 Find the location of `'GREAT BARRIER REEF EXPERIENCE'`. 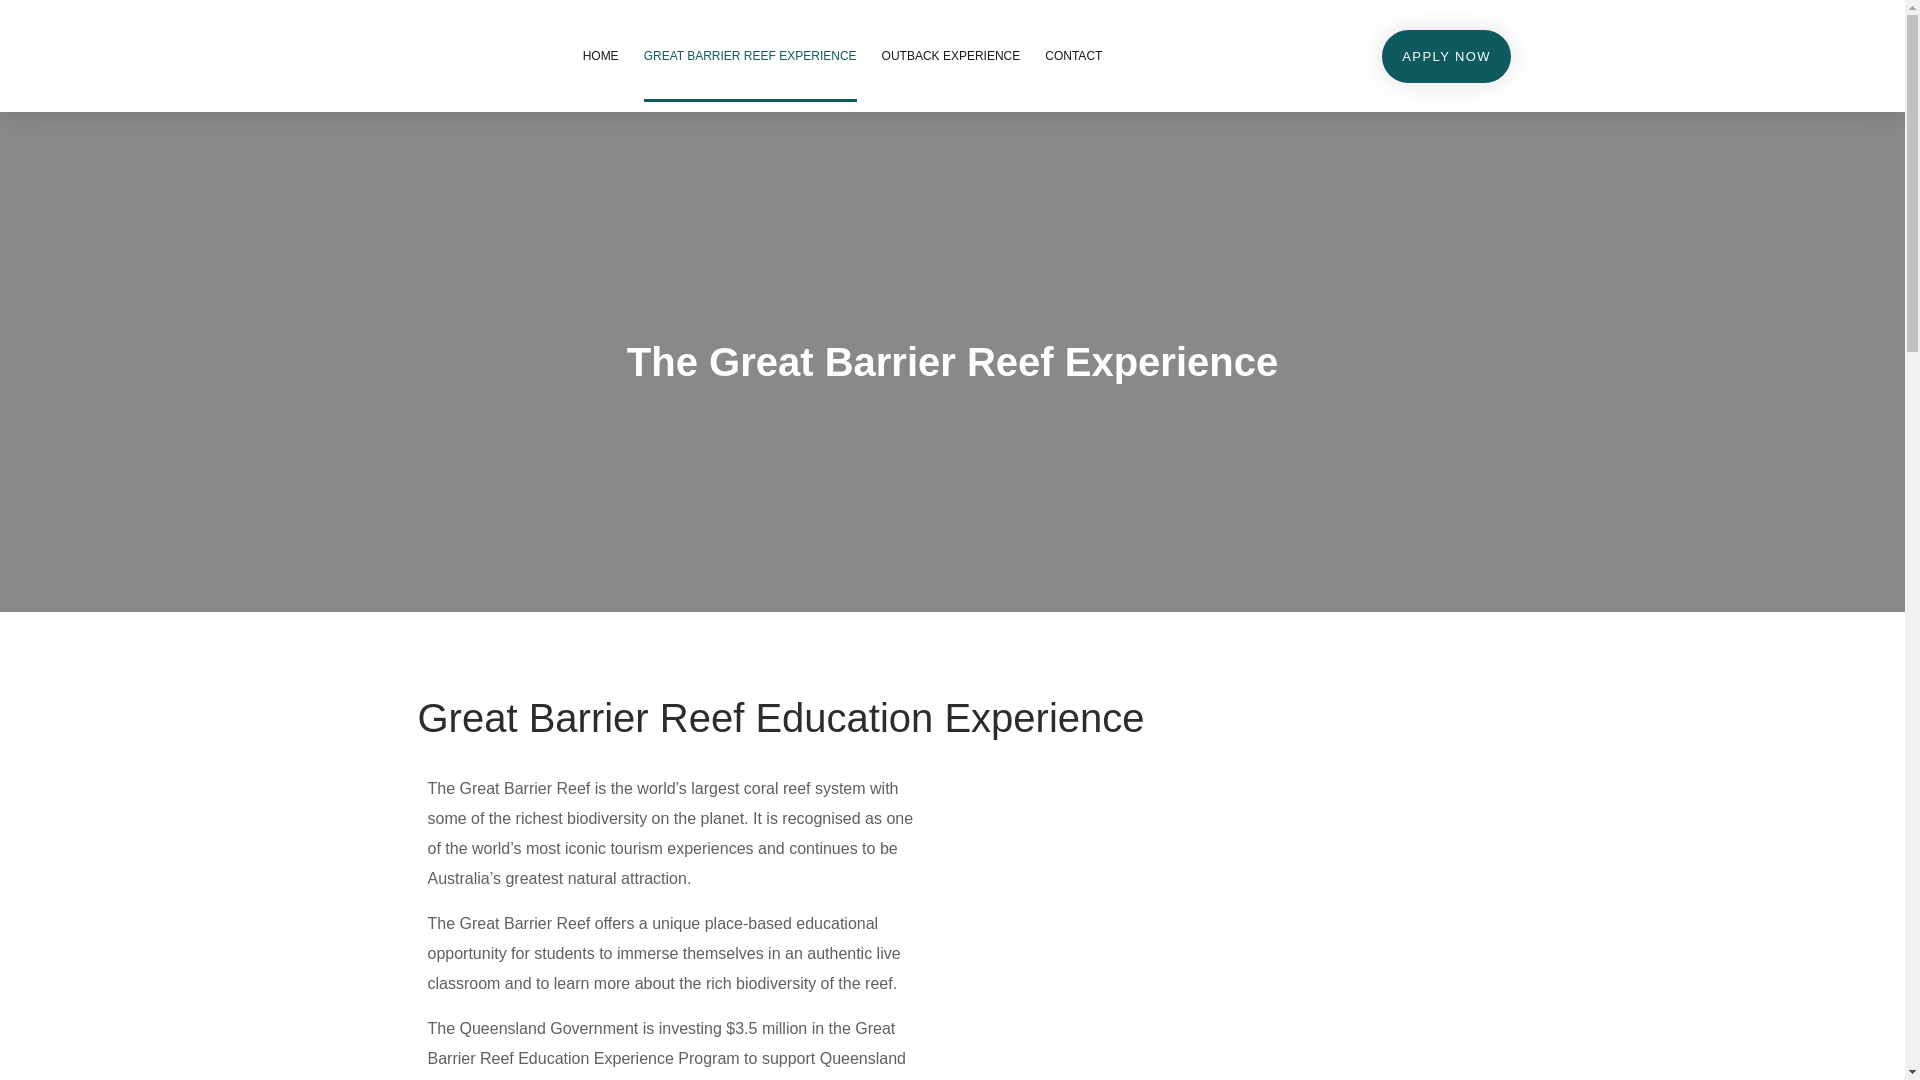

'GREAT BARRIER REEF EXPERIENCE' is located at coordinates (749, 55).